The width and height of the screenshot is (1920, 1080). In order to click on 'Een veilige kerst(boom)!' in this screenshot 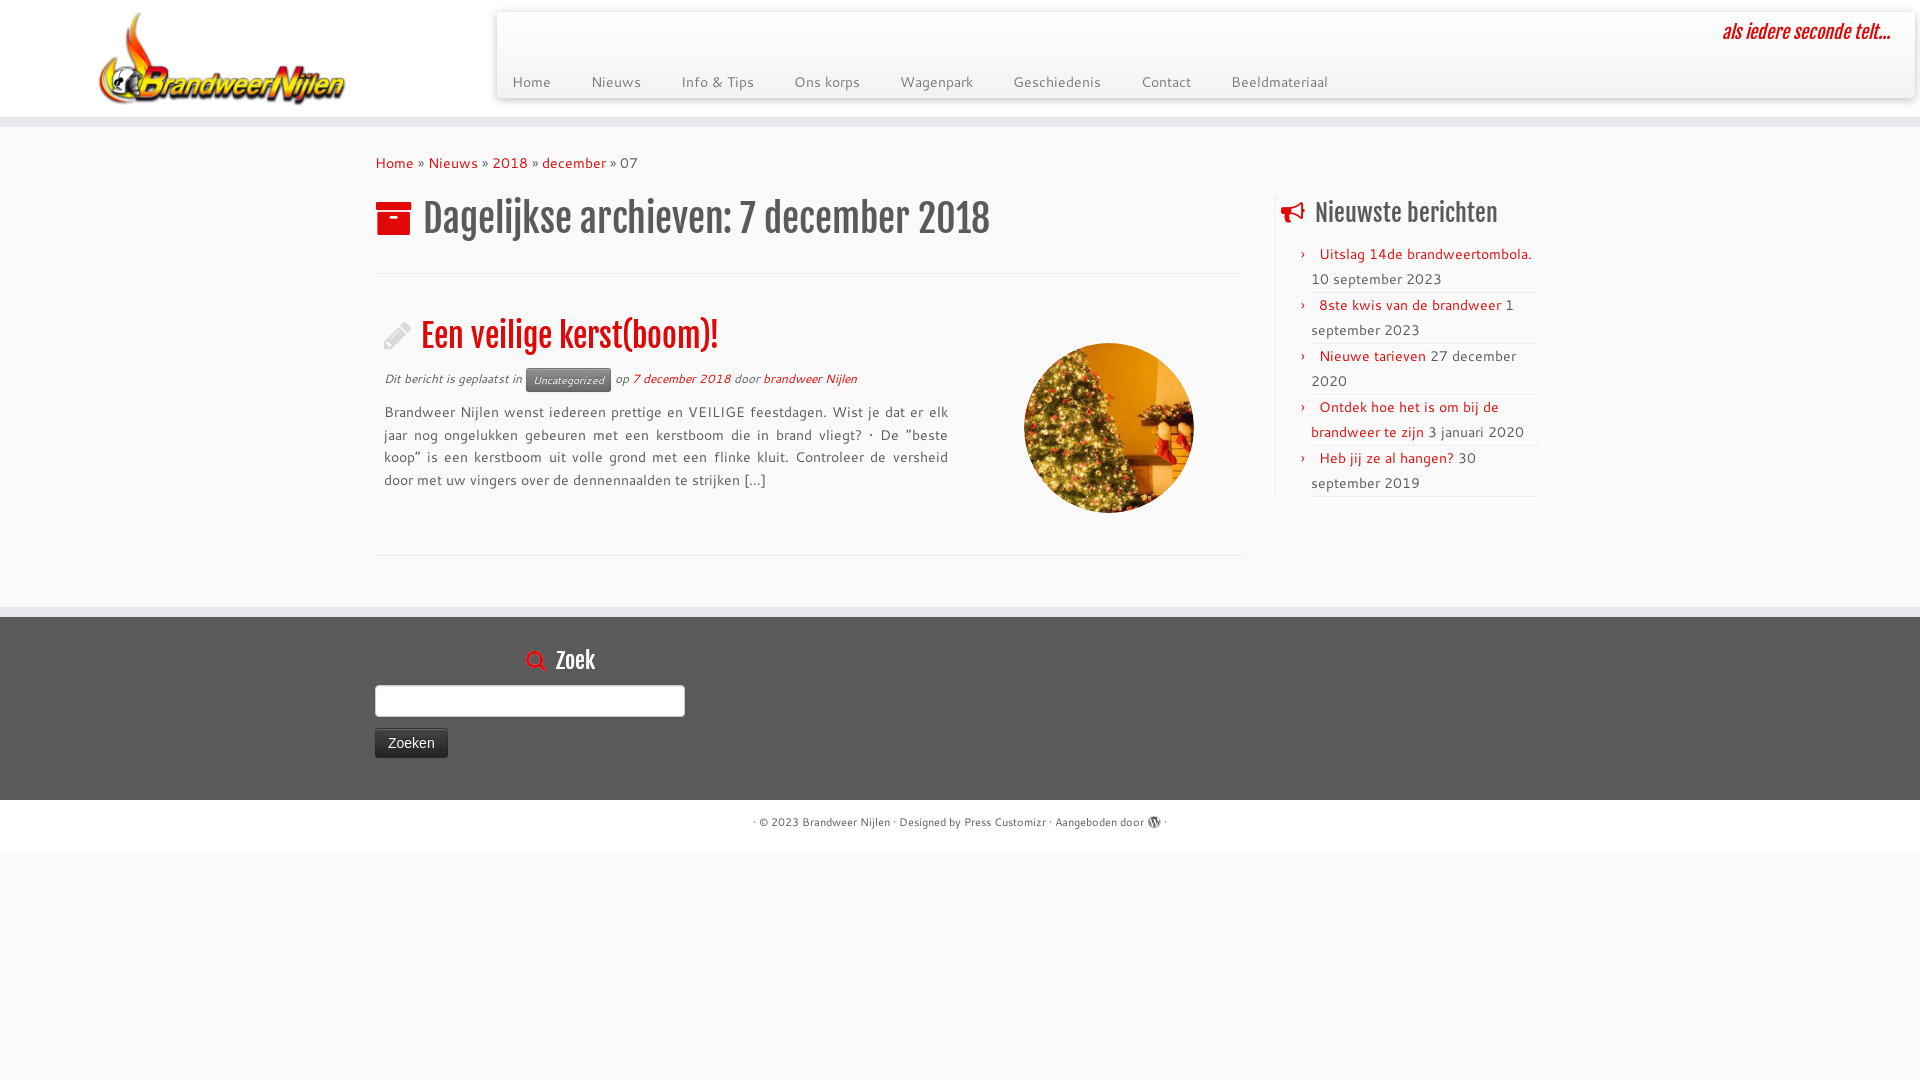, I will do `click(569, 334)`.